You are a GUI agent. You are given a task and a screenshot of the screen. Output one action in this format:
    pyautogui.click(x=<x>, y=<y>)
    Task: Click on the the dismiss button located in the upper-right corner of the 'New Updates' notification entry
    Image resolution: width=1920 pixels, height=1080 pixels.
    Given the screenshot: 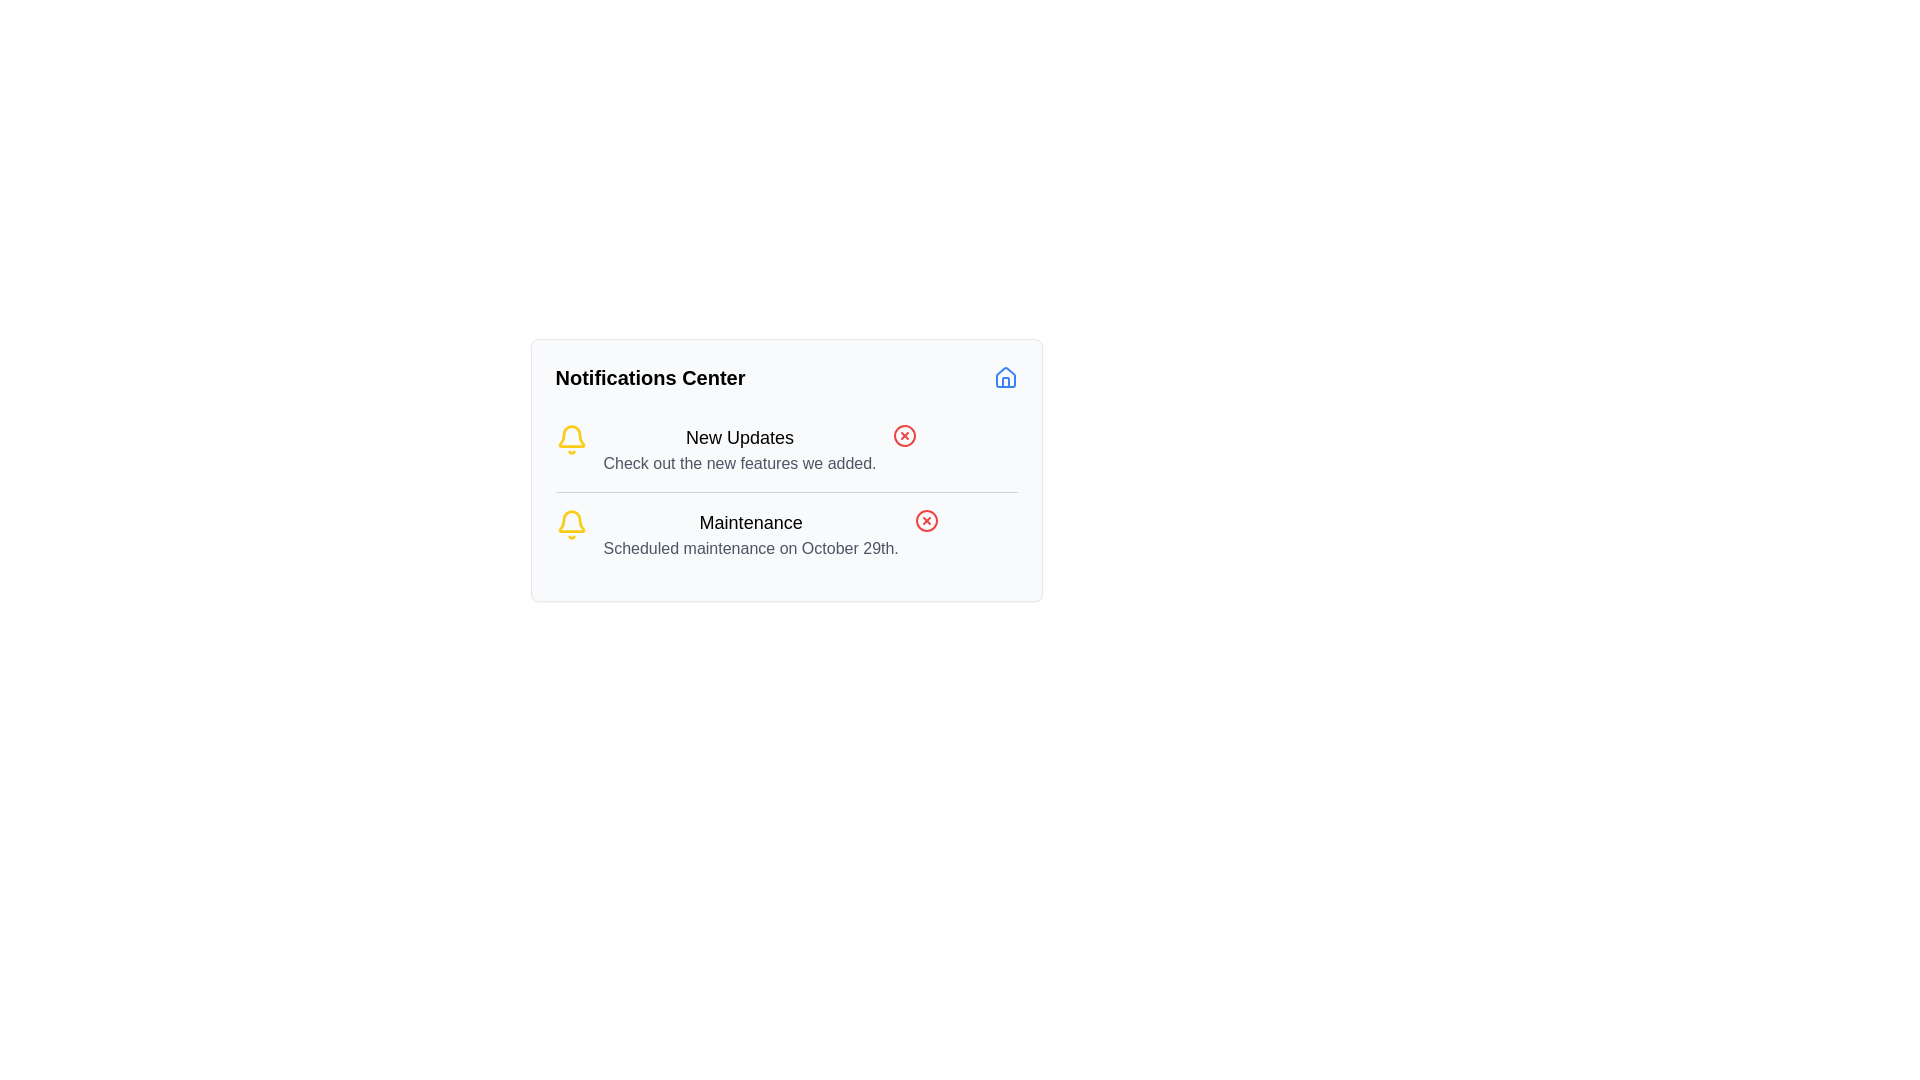 What is the action you would take?
    pyautogui.click(x=903, y=434)
    